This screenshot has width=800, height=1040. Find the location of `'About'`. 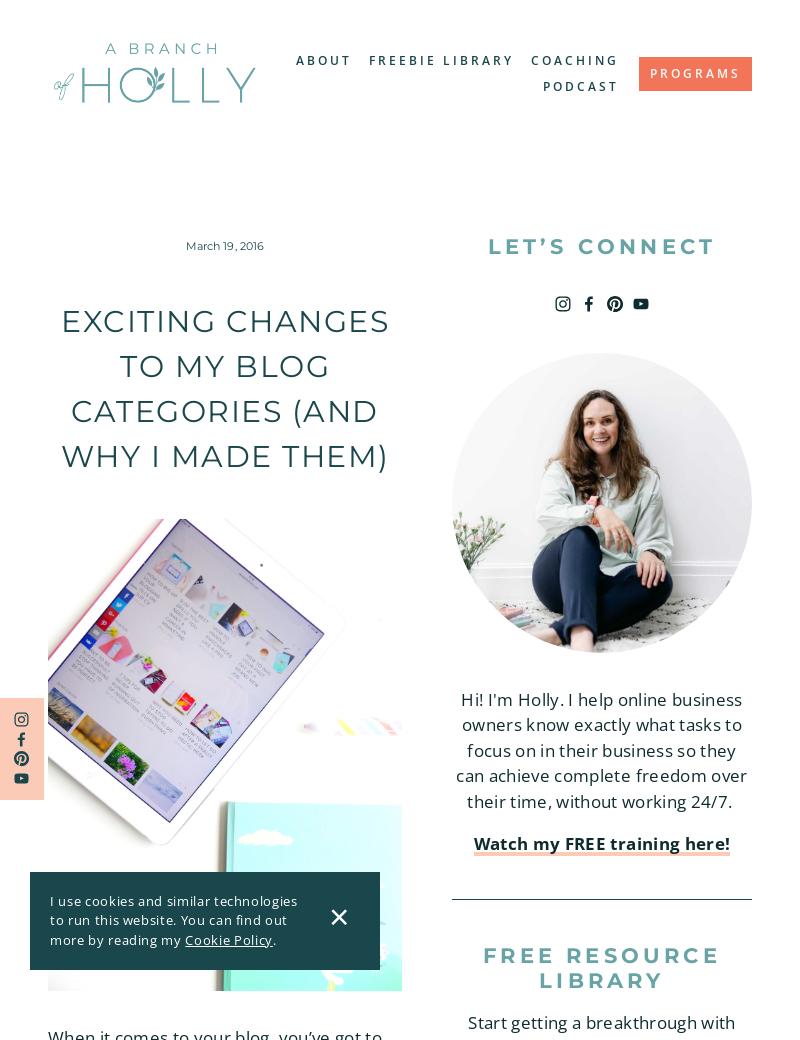

'About' is located at coordinates (323, 58).